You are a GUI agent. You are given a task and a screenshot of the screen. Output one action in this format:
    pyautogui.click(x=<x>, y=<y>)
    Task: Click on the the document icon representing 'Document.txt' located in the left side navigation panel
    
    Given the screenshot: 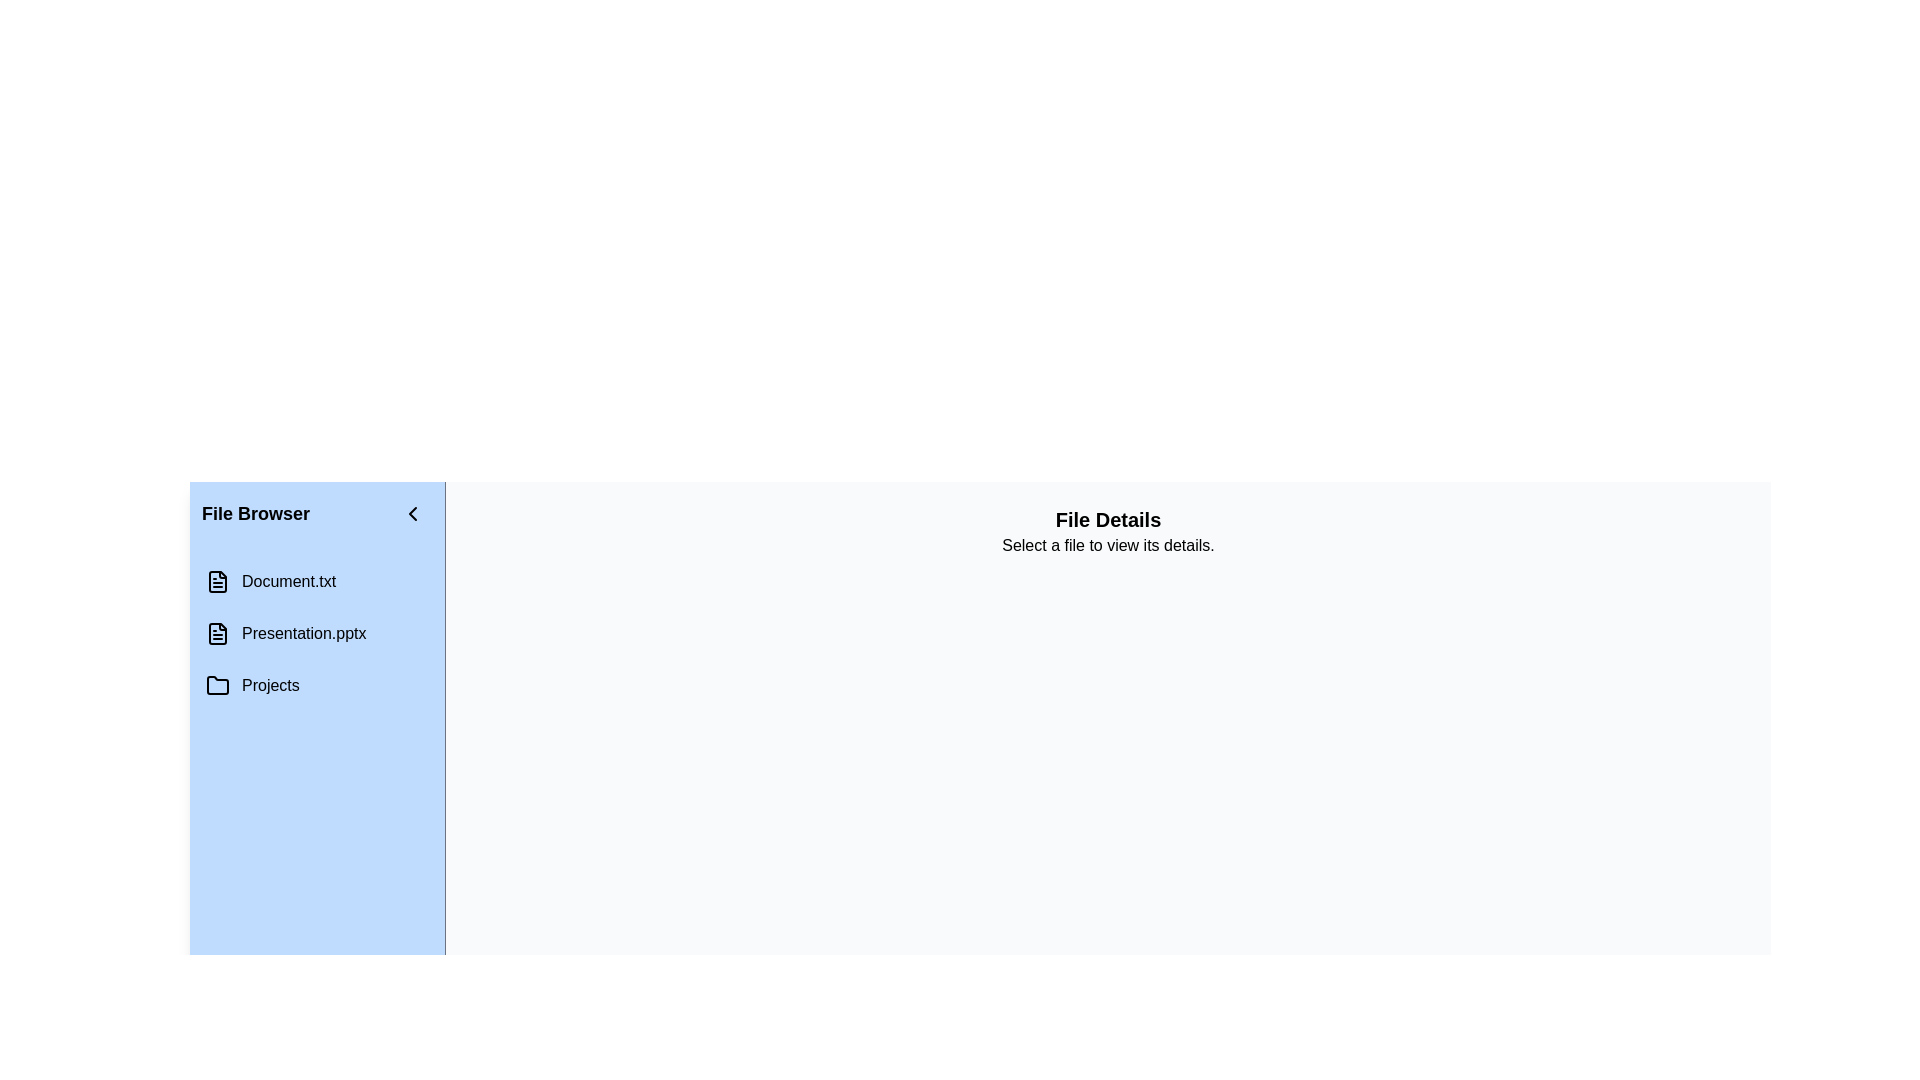 What is the action you would take?
    pyautogui.click(x=217, y=582)
    